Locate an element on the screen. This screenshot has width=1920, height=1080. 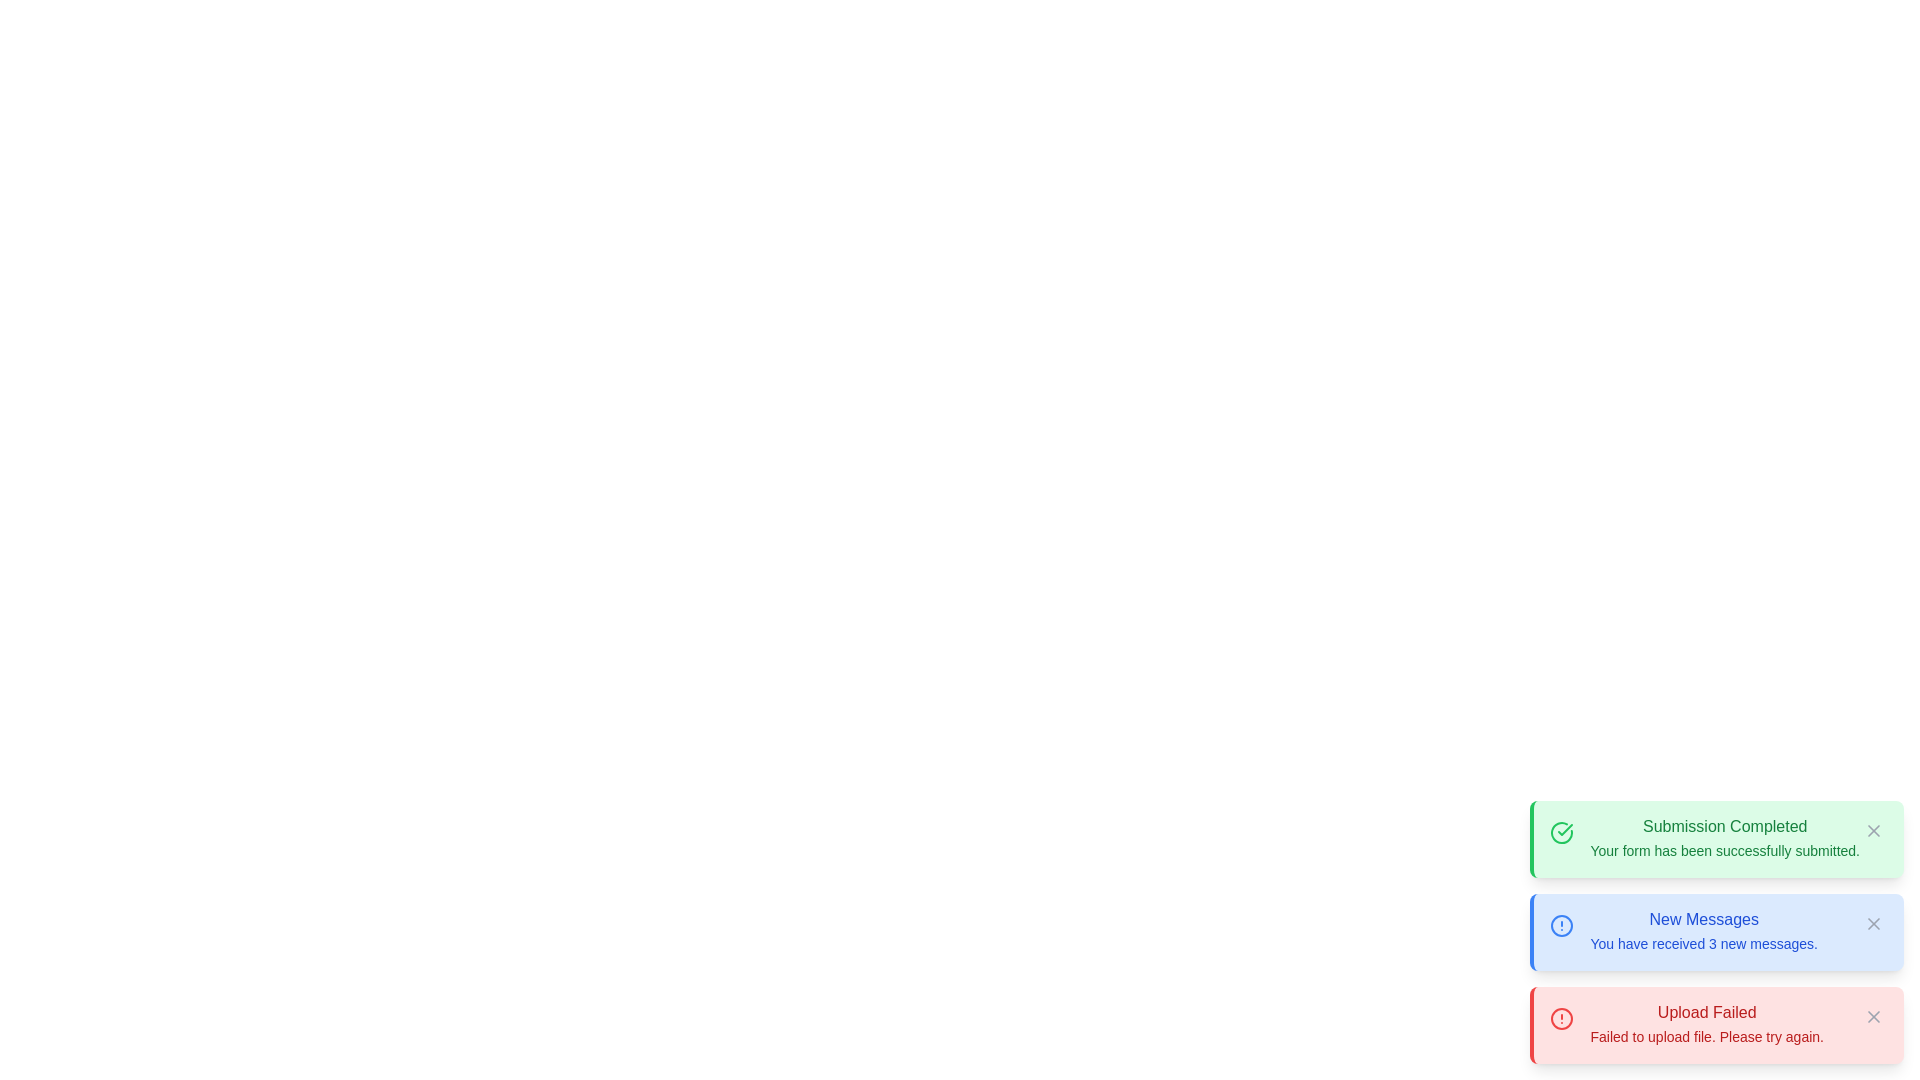
the close icon (a thin-lined 'X' shape) located in the top-right corner of the green notification card labeled 'Submission Completed' is located at coordinates (1872, 830).